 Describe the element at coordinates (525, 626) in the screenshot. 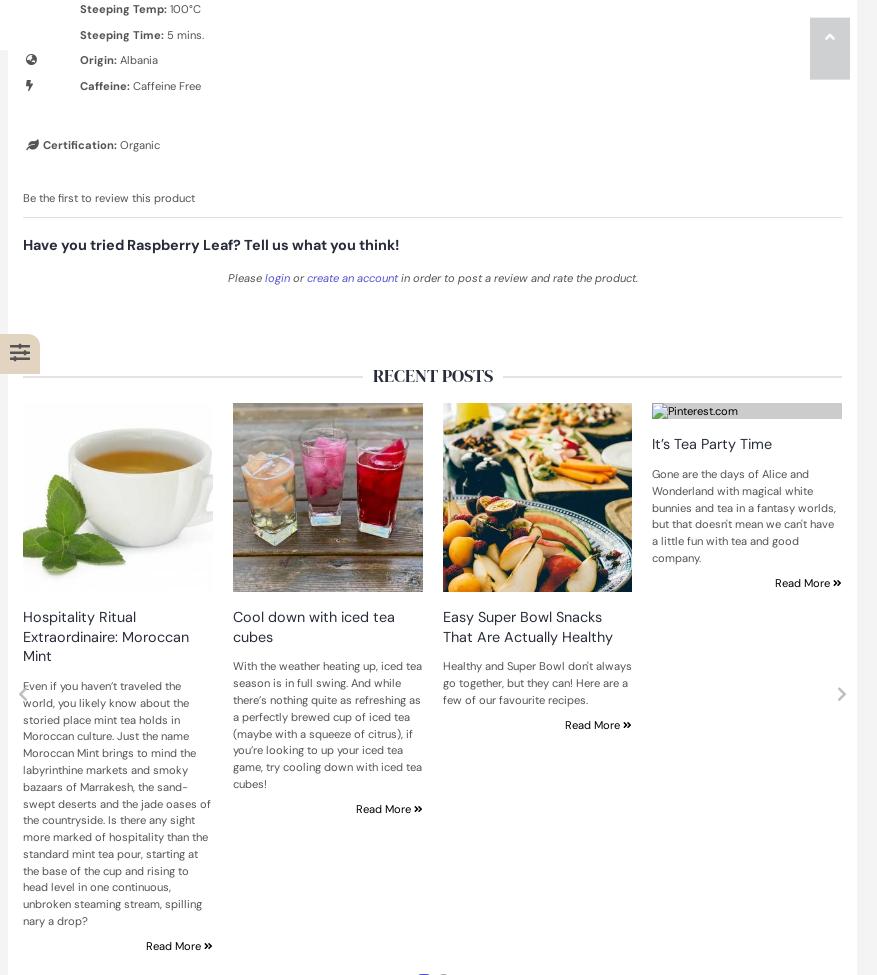

I see `'Easy Super Bowl Snacks That Are Actually Healthy'` at that location.